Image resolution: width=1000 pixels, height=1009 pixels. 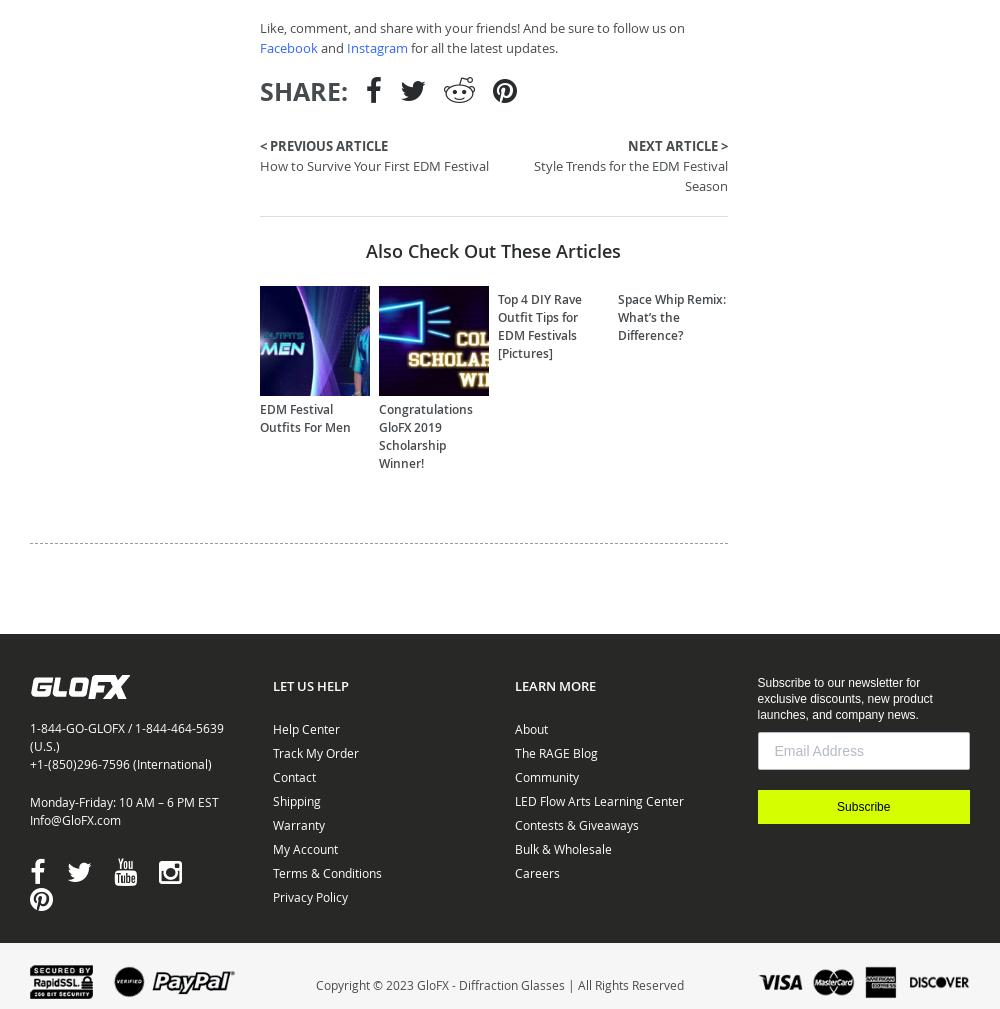 What do you see at coordinates (671, 315) in the screenshot?
I see `'Space Whip Remix: What’s the Difference?'` at bounding box center [671, 315].